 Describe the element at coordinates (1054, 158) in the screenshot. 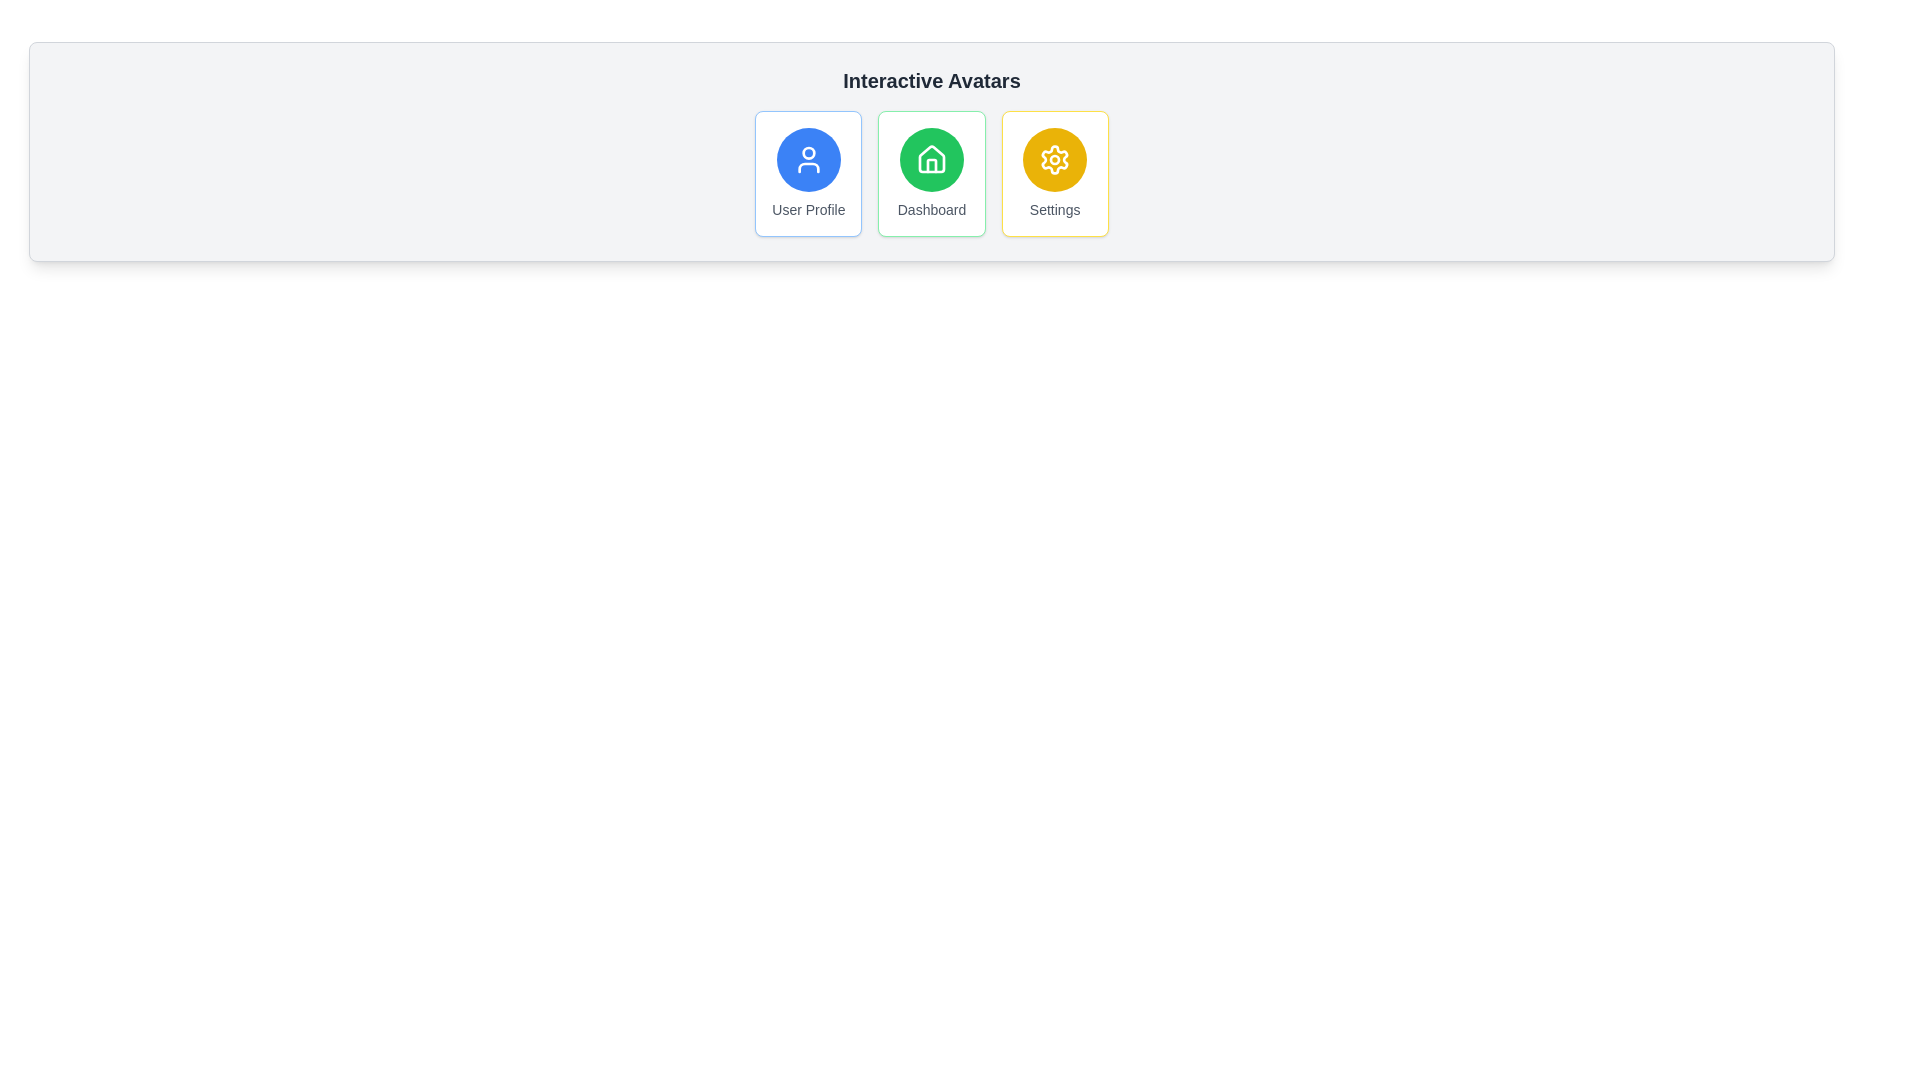

I see `the circular yellow icon with a white gear symbol, indicating settings functionality, located at the center of the third card labeled 'Settings'` at that location.